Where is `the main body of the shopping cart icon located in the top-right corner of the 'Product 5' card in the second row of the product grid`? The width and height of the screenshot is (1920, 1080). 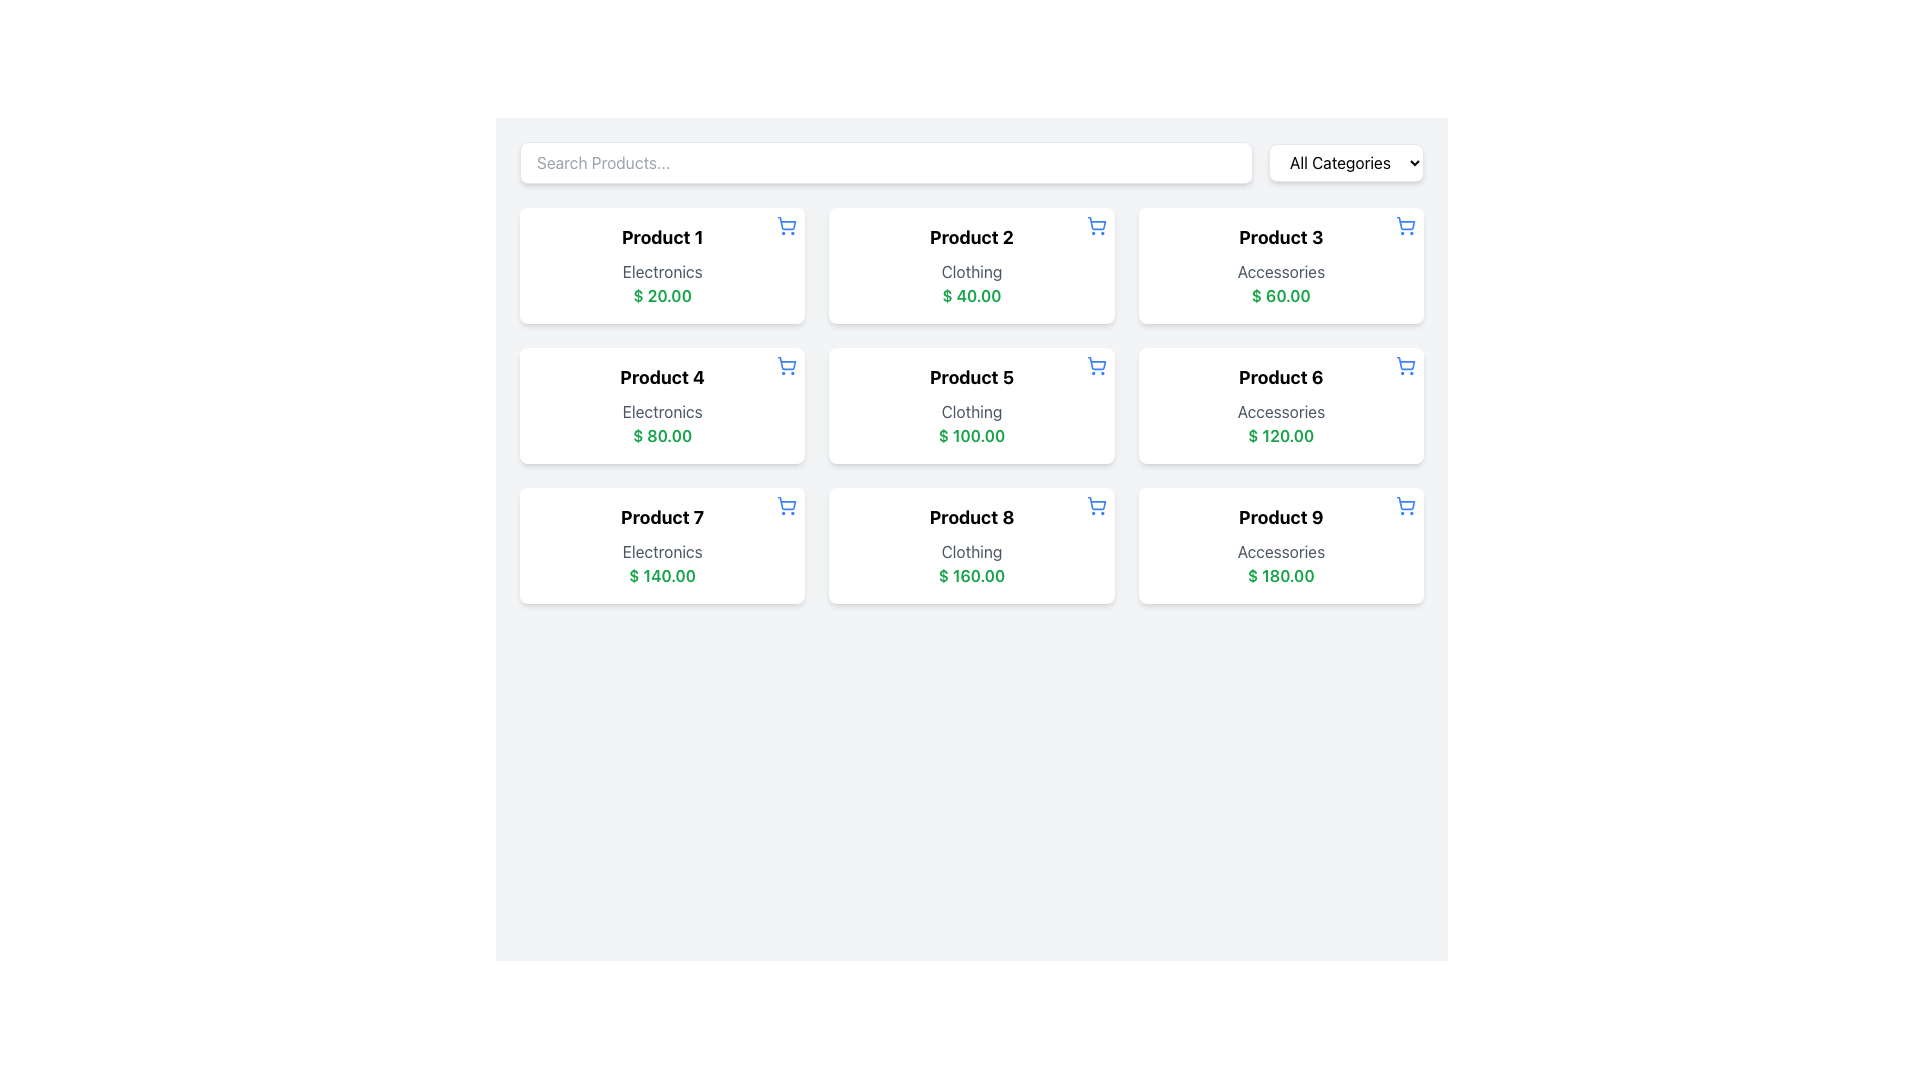
the main body of the shopping cart icon located in the top-right corner of the 'Product 5' card in the second row of the product grid is located at coordinates (1095, 363).